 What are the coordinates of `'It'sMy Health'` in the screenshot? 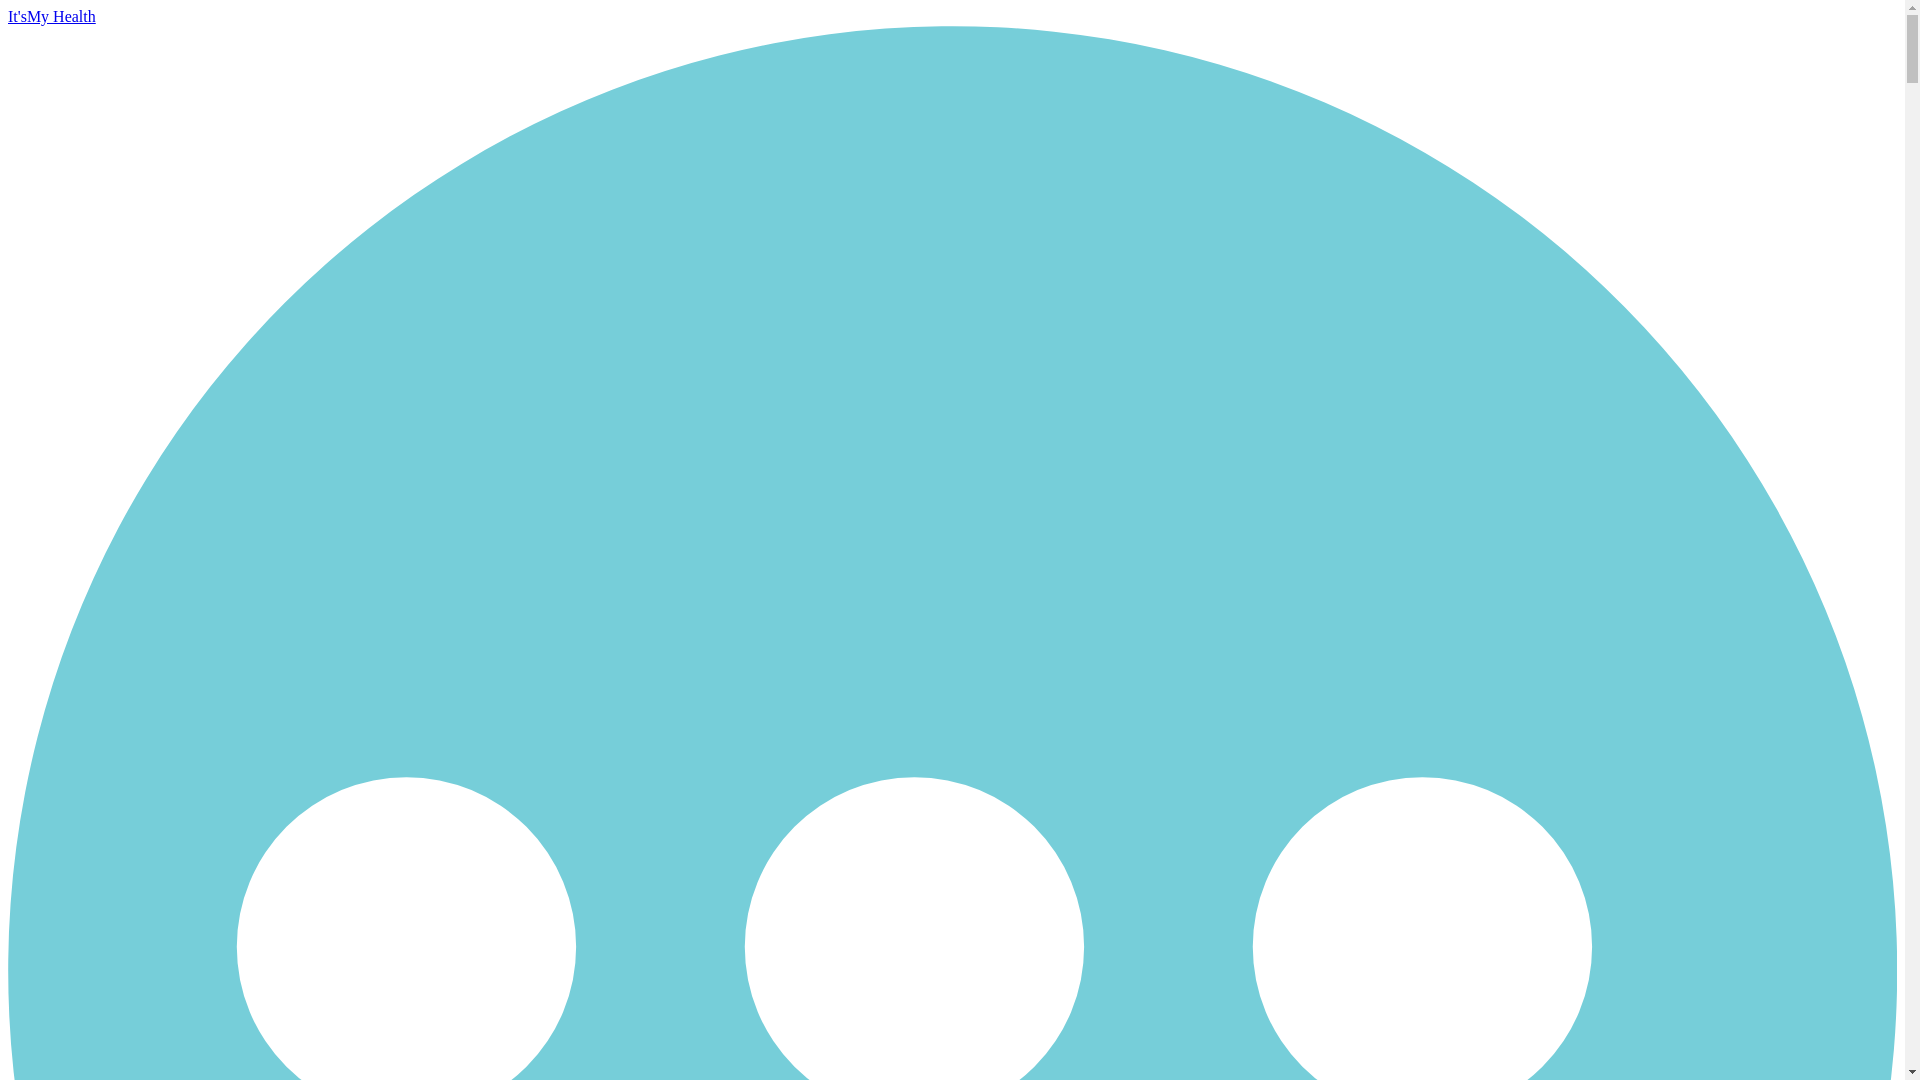 It's located at (52, 16).